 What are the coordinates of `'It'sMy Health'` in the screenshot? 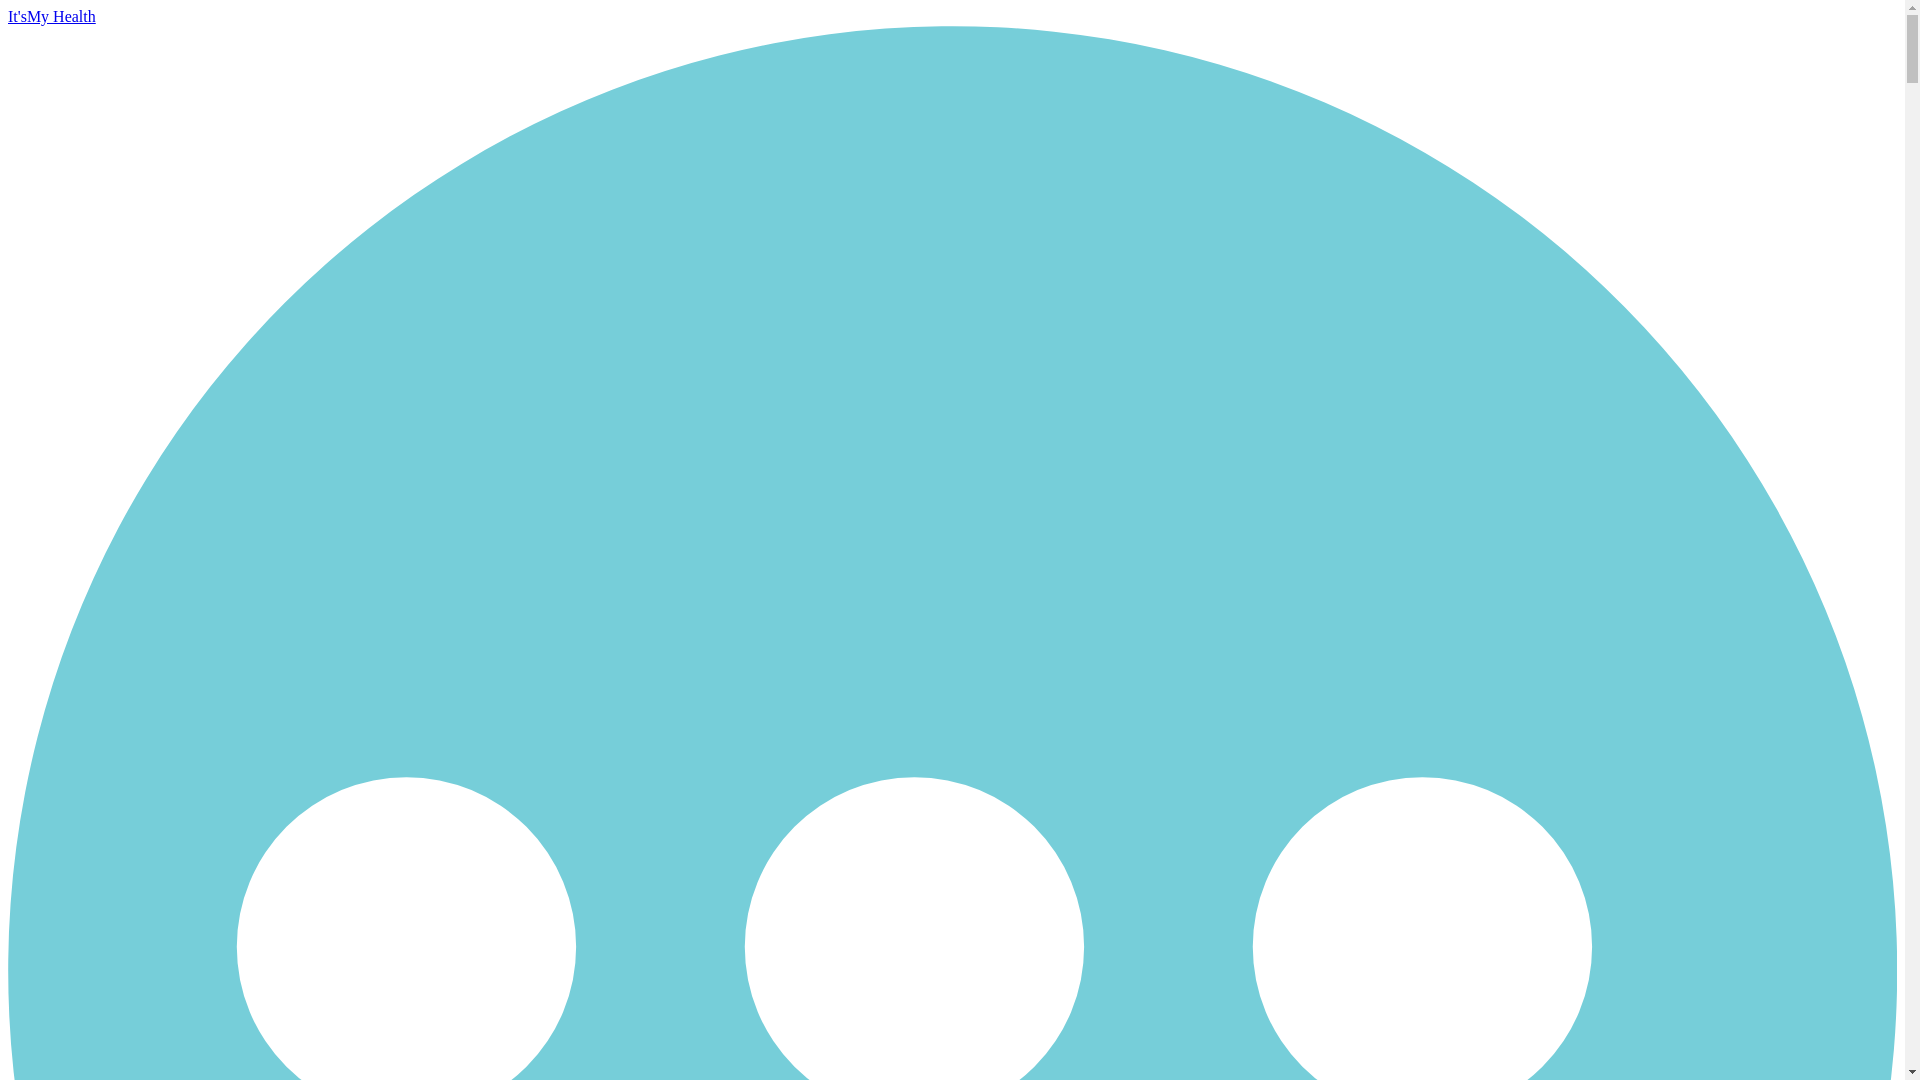 It's located at (52, 16).